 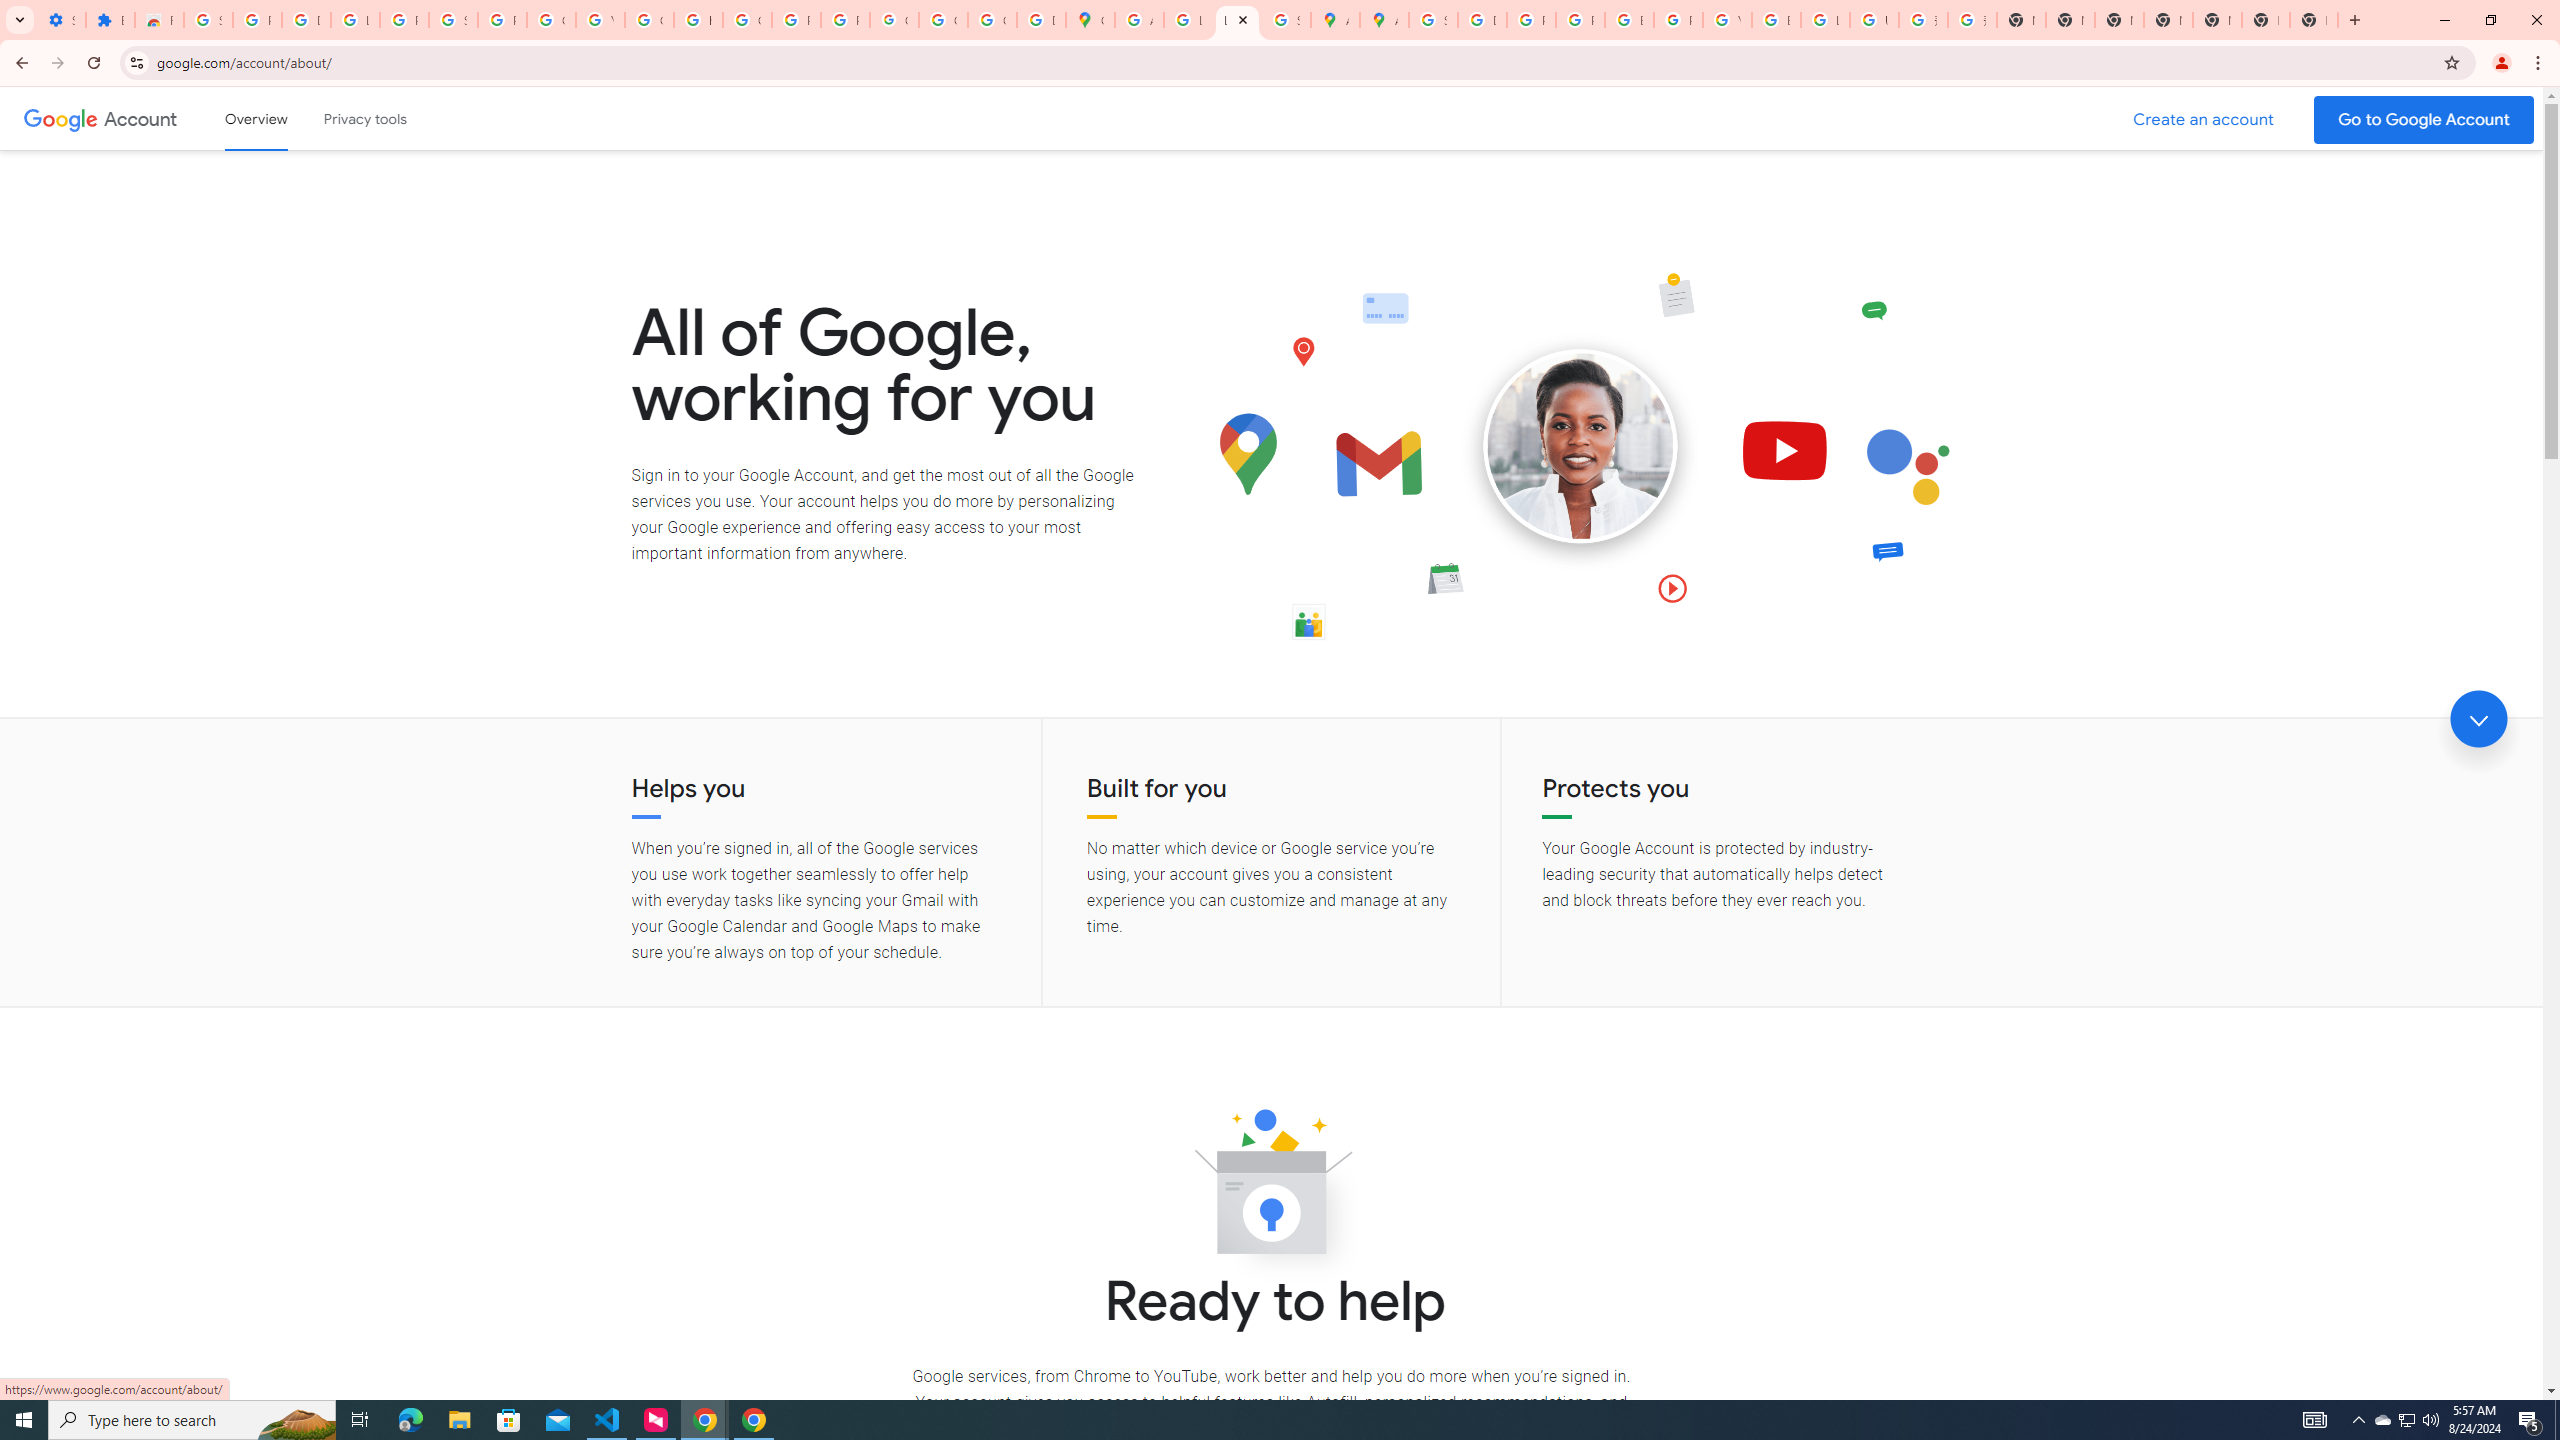 What do you see at coordinates (697, 19) in the screenshot?
I see `'https://scholar.google.com/'` at bounding box center [697, 19].